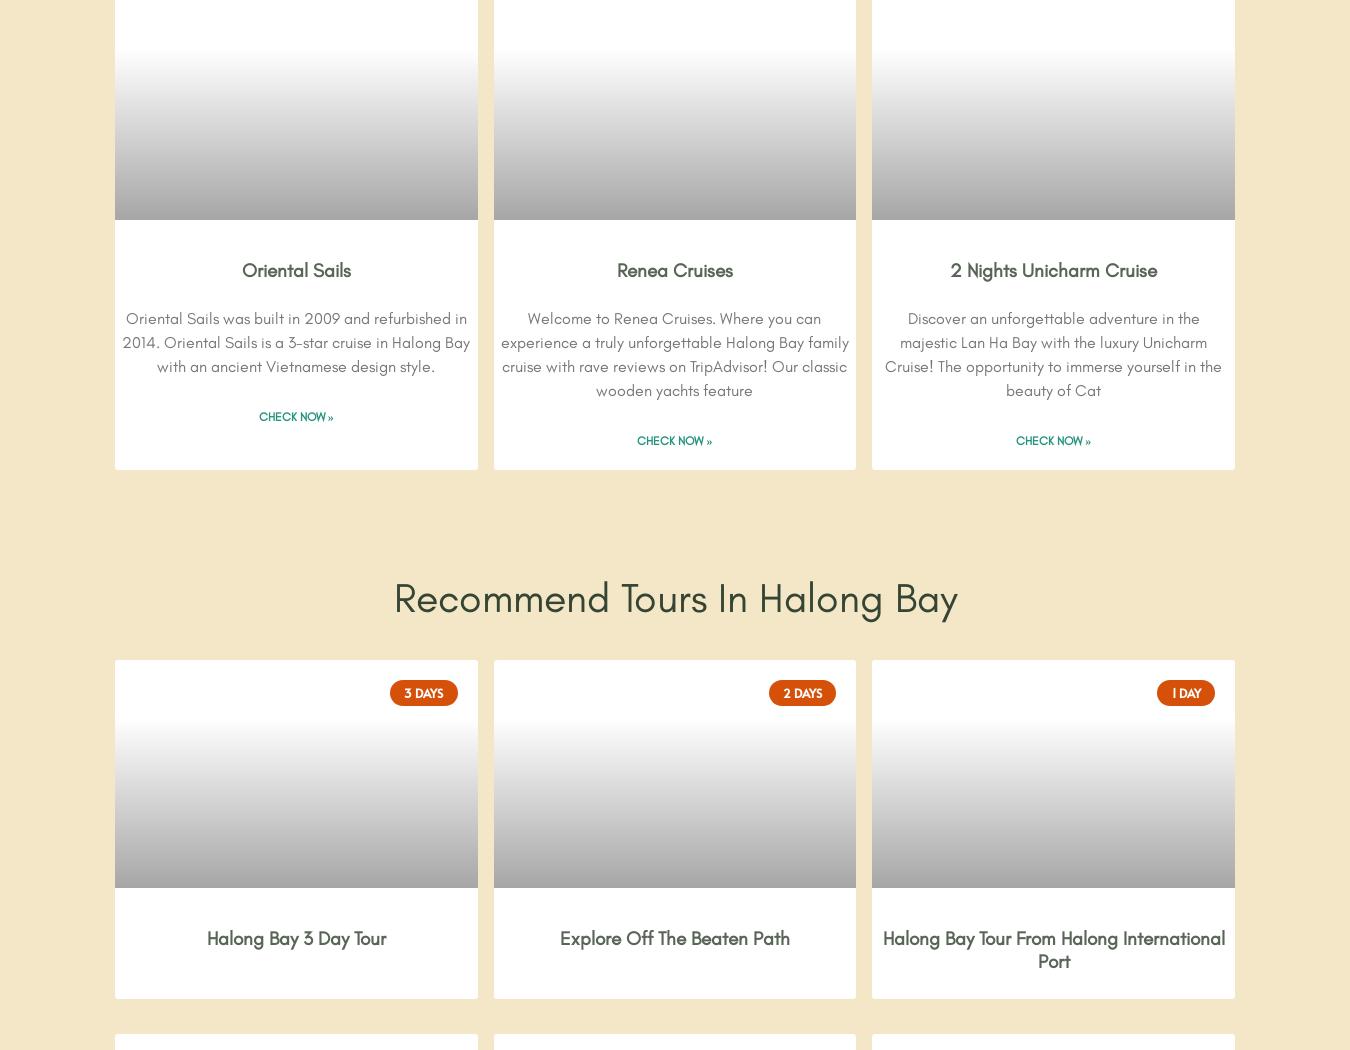 The image size is (1350, 1050). What do you see at coordinates (1053, 949) in the screenshot?
I see `'Halong Bay Tour From Halong International Port'` at bounding box center [1053, 949].